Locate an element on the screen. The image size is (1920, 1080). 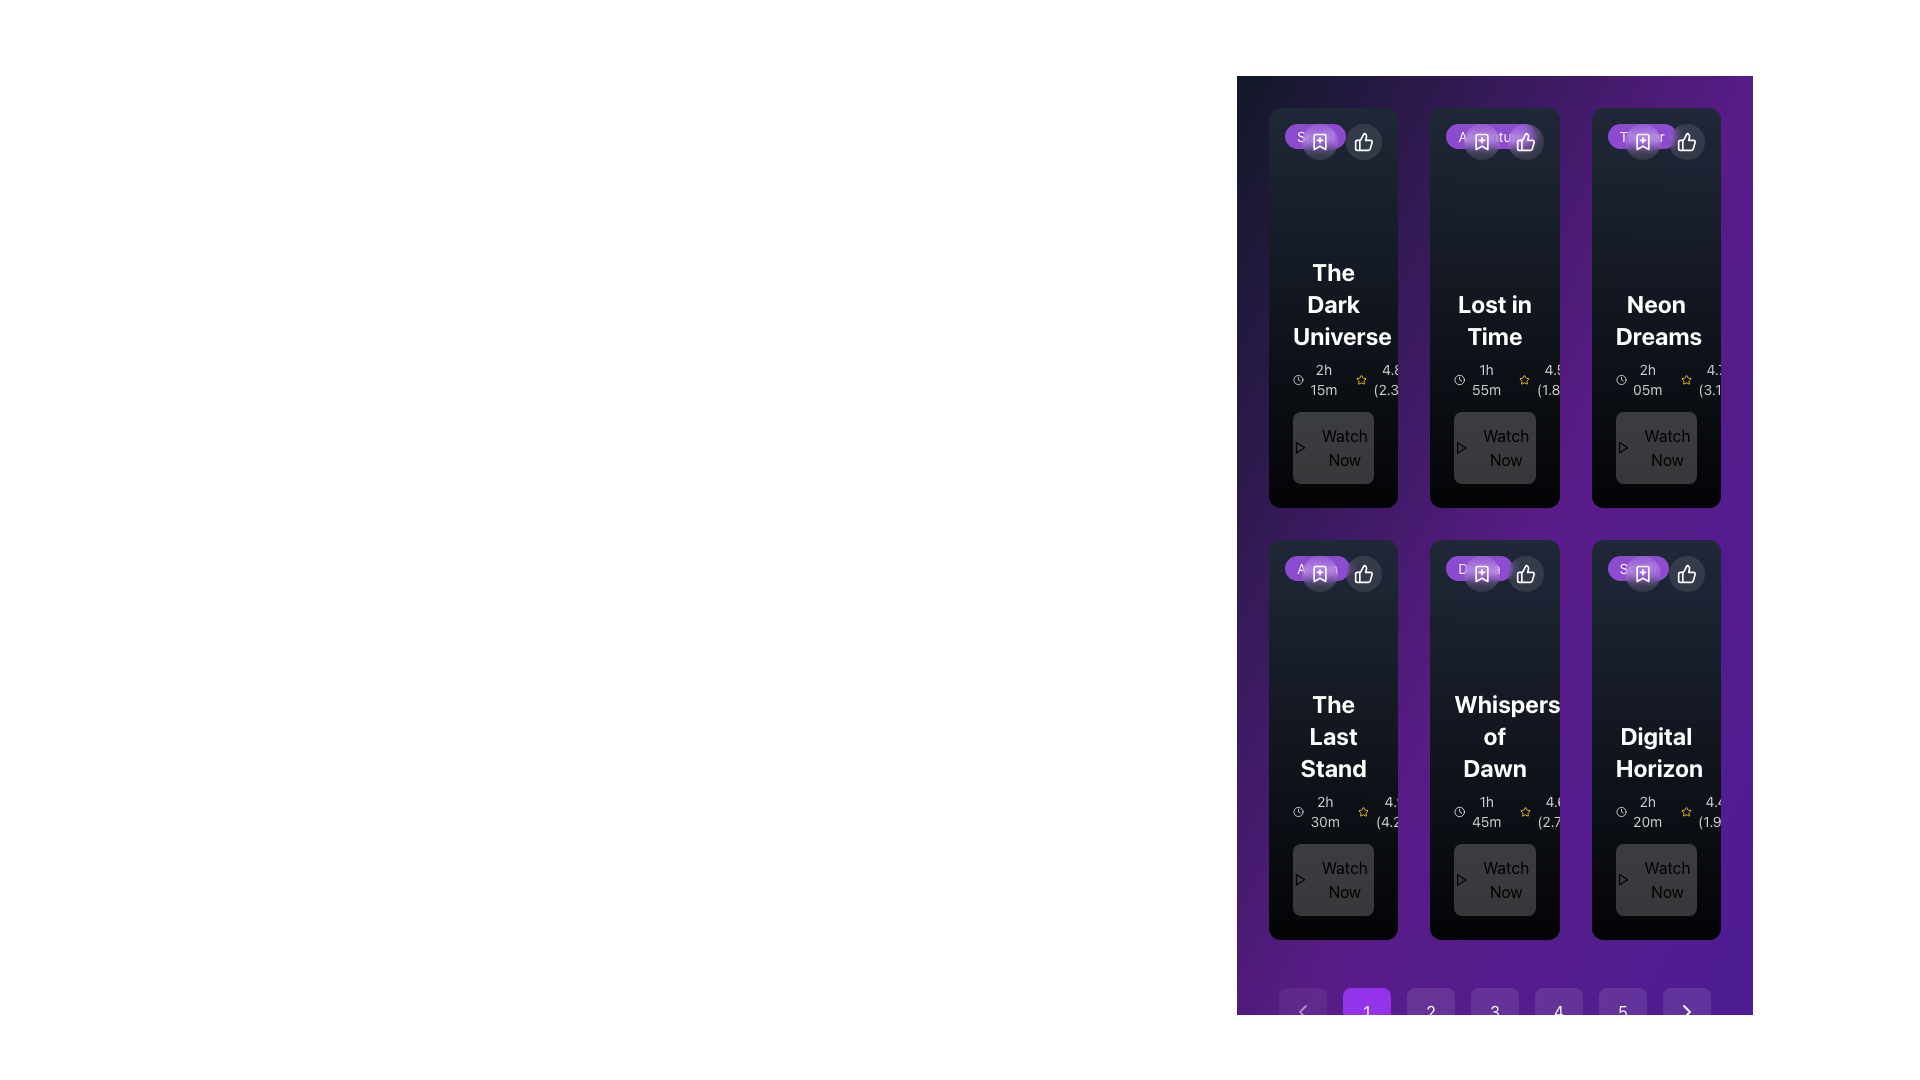
the label displaying '2h 15m' with a clock icon is located at coordinates (1316, 380).